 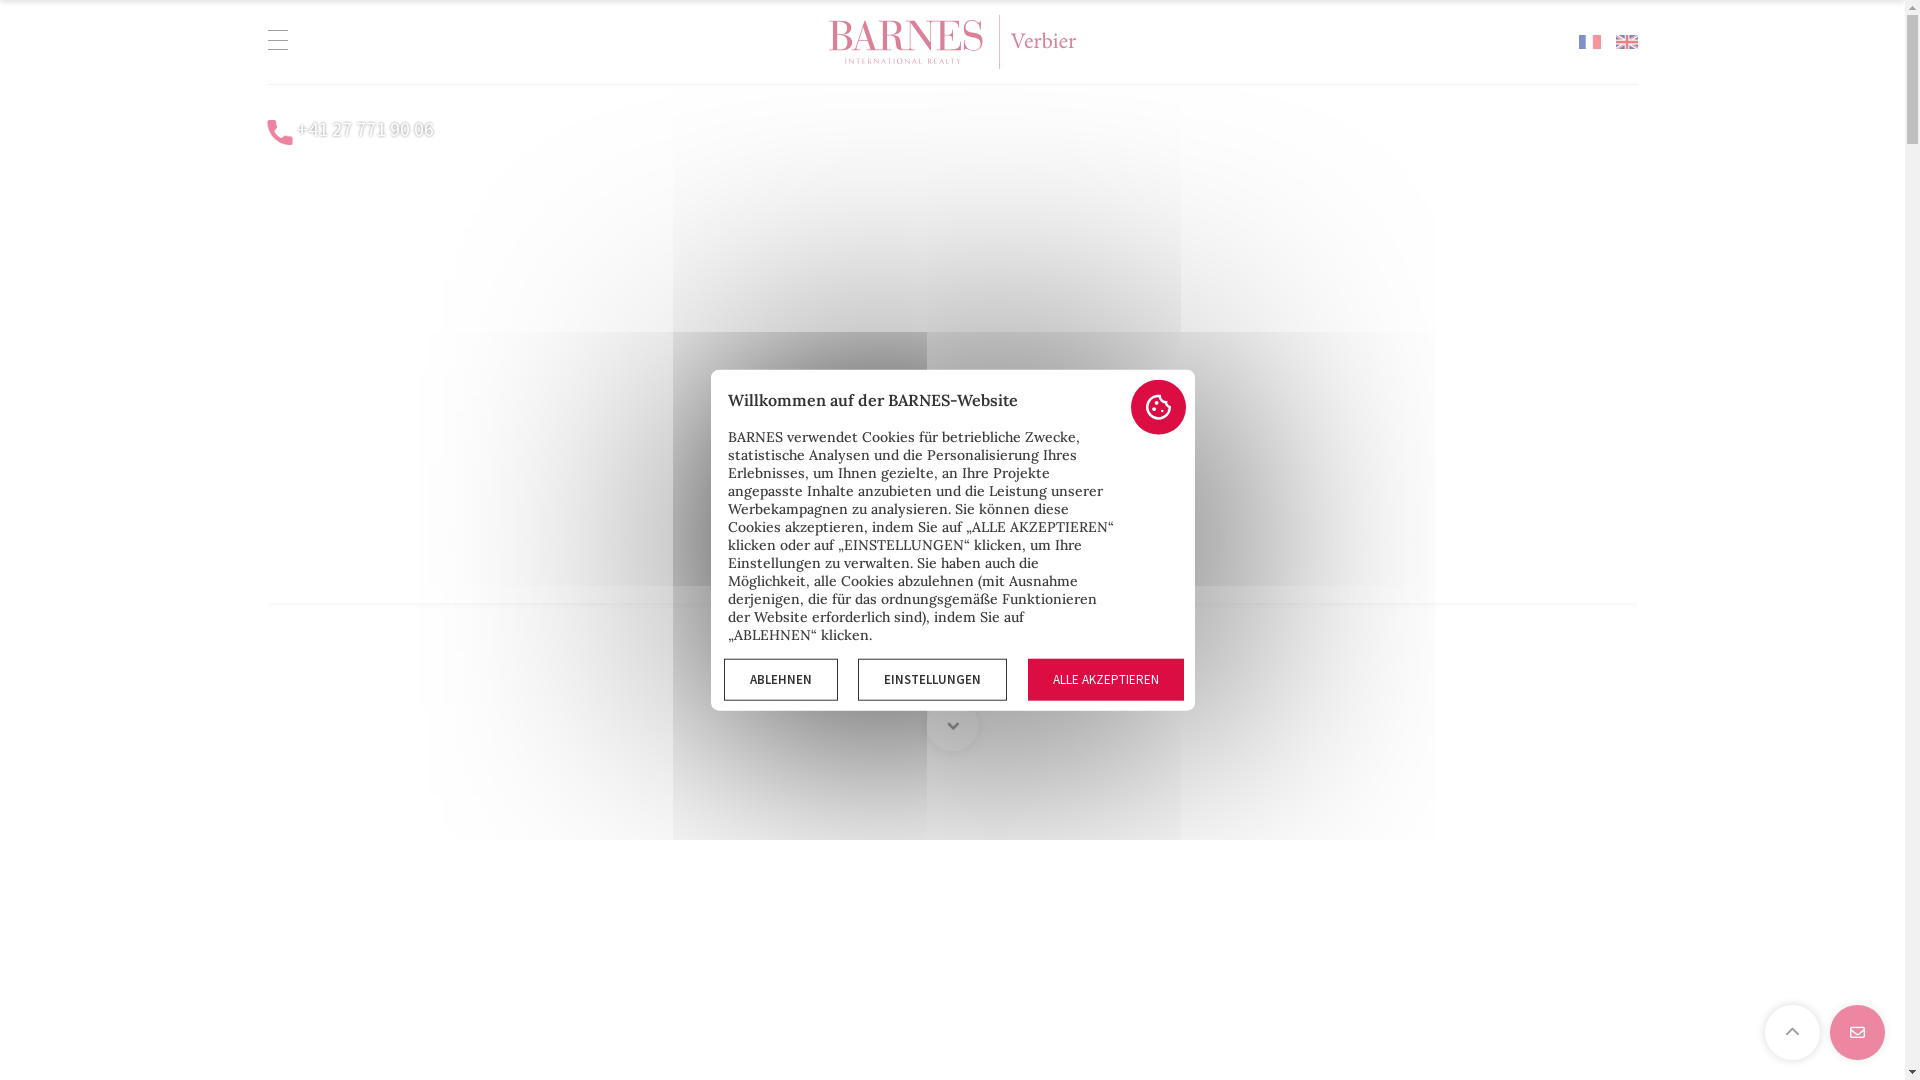 I want to click on 'ABLEHNEN', so click(x=723, y=678).